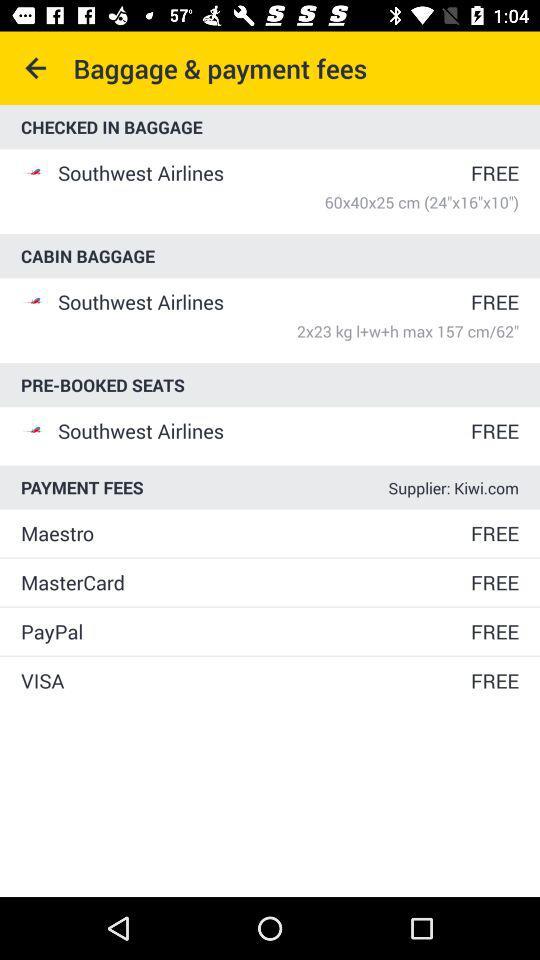 The width and height of the screenshot is (540, 960). I want to click on item above the cabin baggage, so click(287, 202).